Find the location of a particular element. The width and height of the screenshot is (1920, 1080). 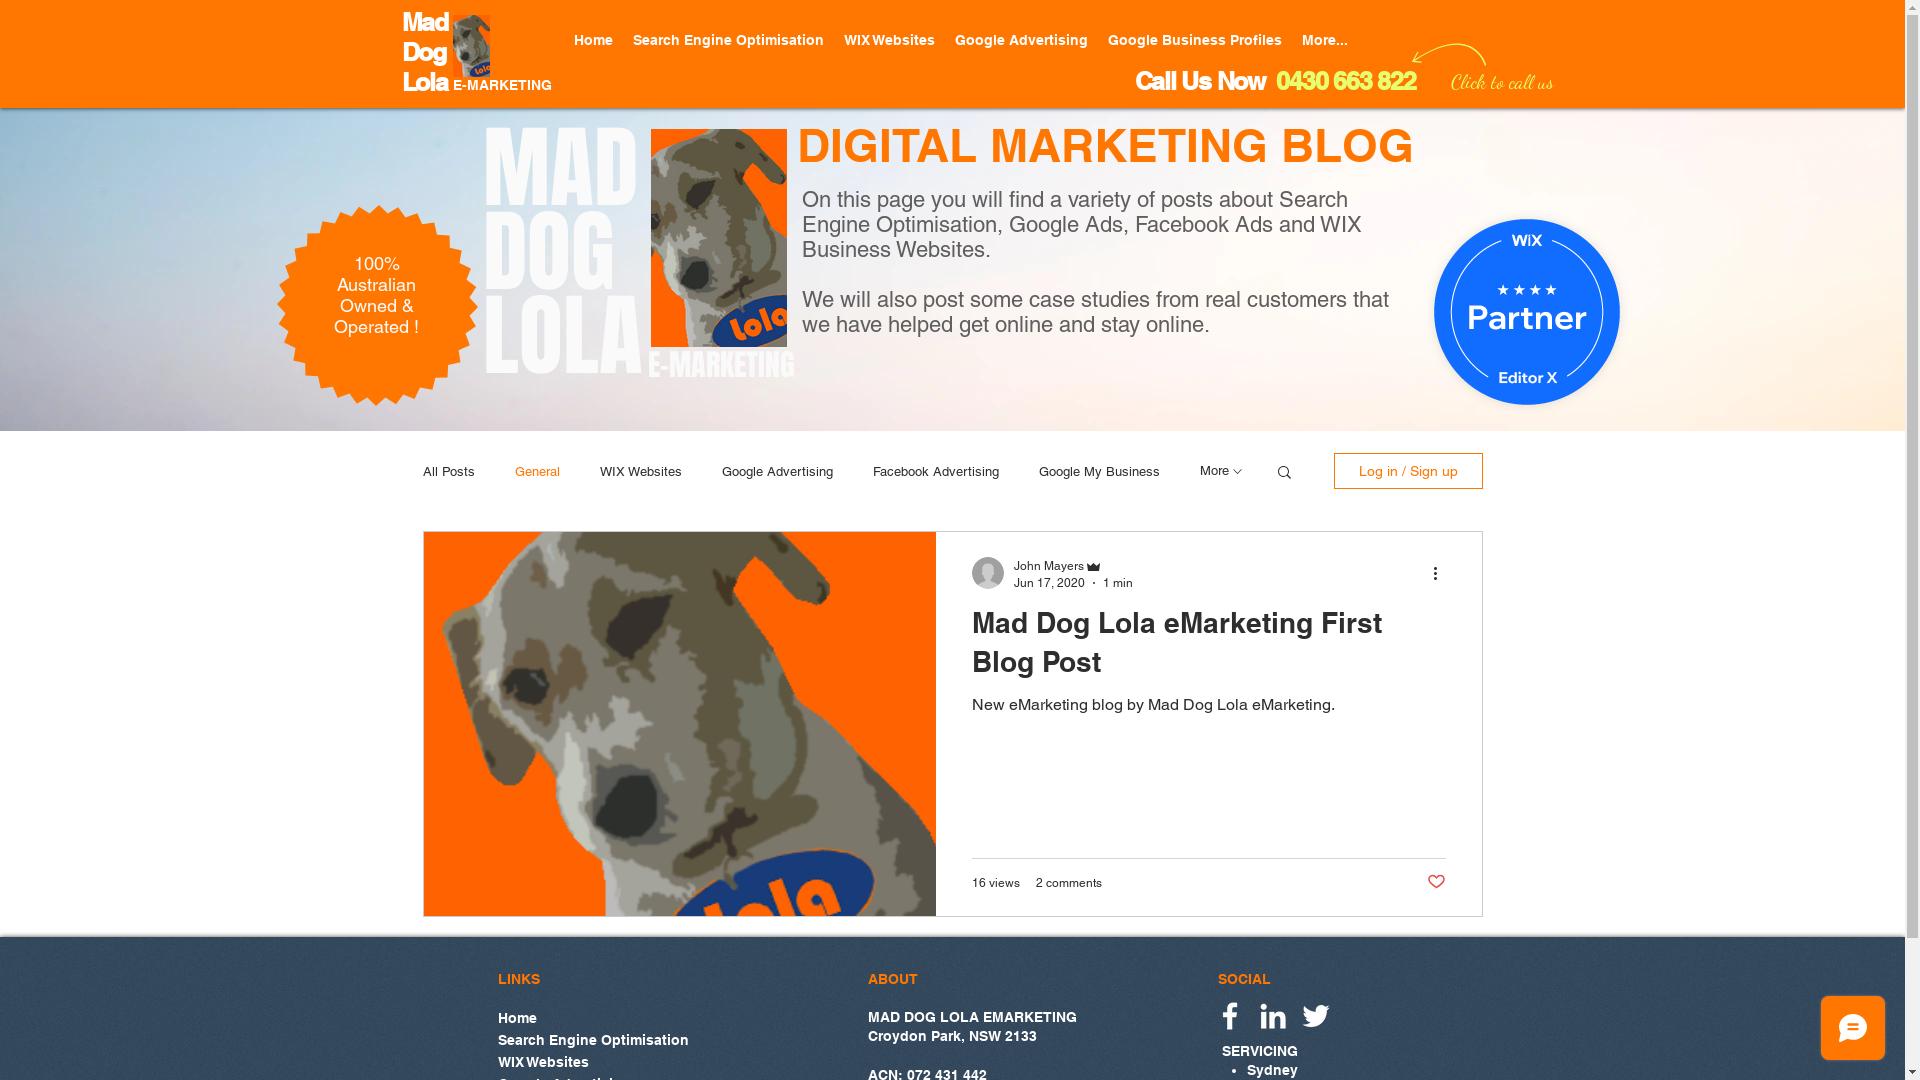

'Home' is located at coordinates (592, 1017).